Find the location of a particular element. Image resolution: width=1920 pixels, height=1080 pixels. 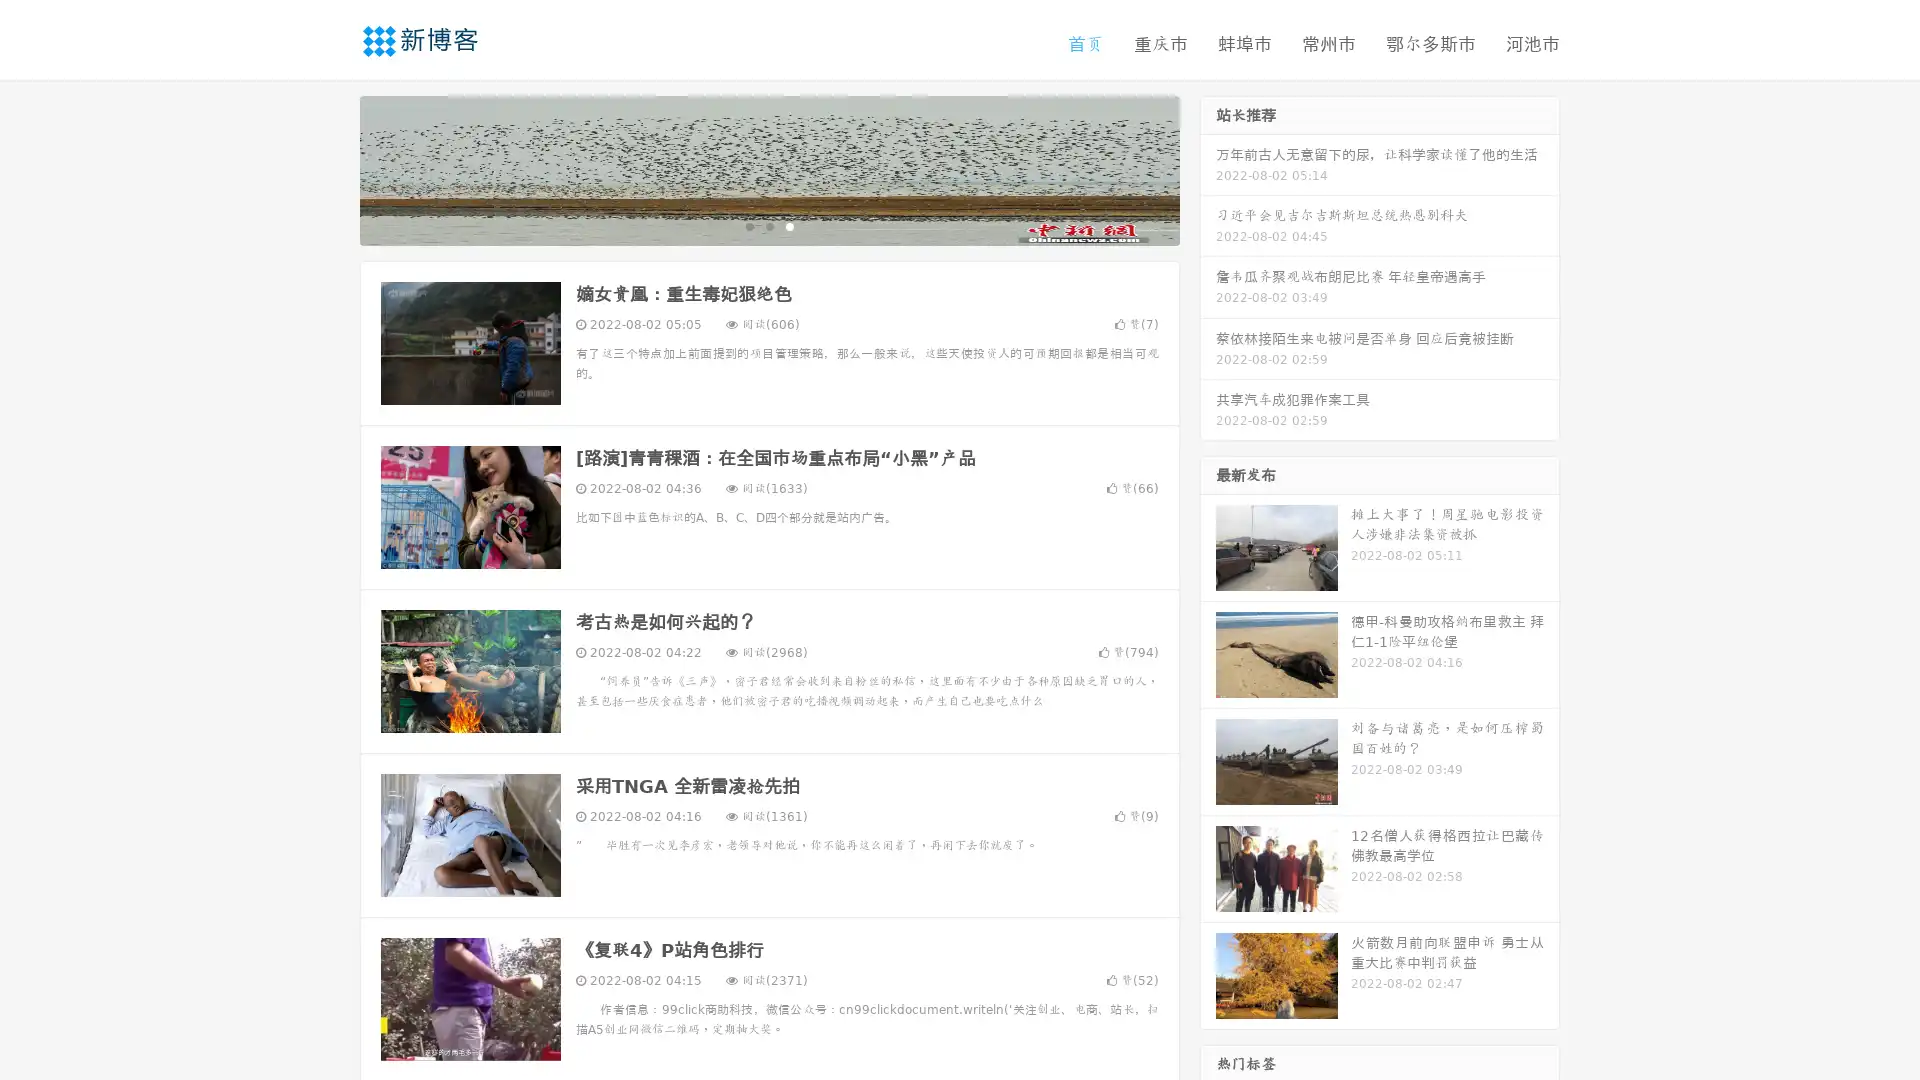

Go to slide 1 is located at coordinates (748, 225).